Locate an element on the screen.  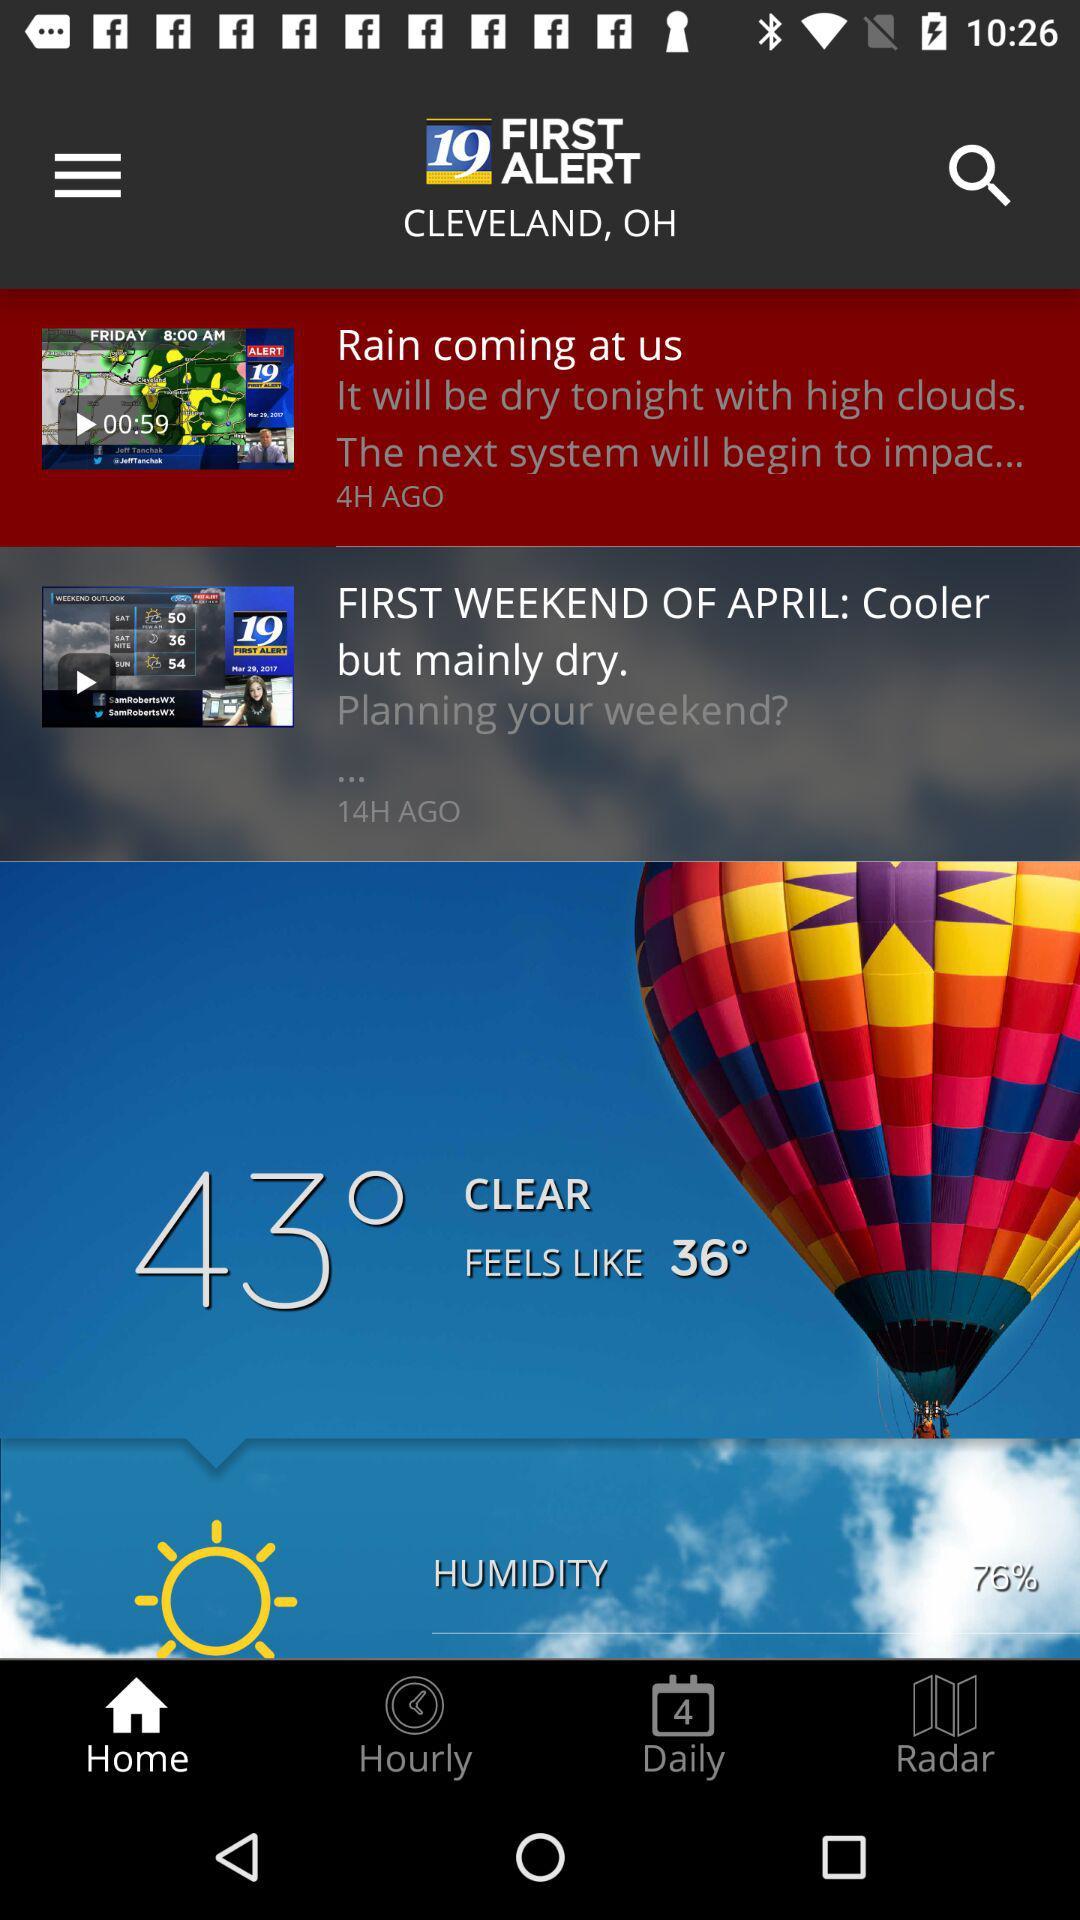
the home icon is located at coordinates (135, 1726).